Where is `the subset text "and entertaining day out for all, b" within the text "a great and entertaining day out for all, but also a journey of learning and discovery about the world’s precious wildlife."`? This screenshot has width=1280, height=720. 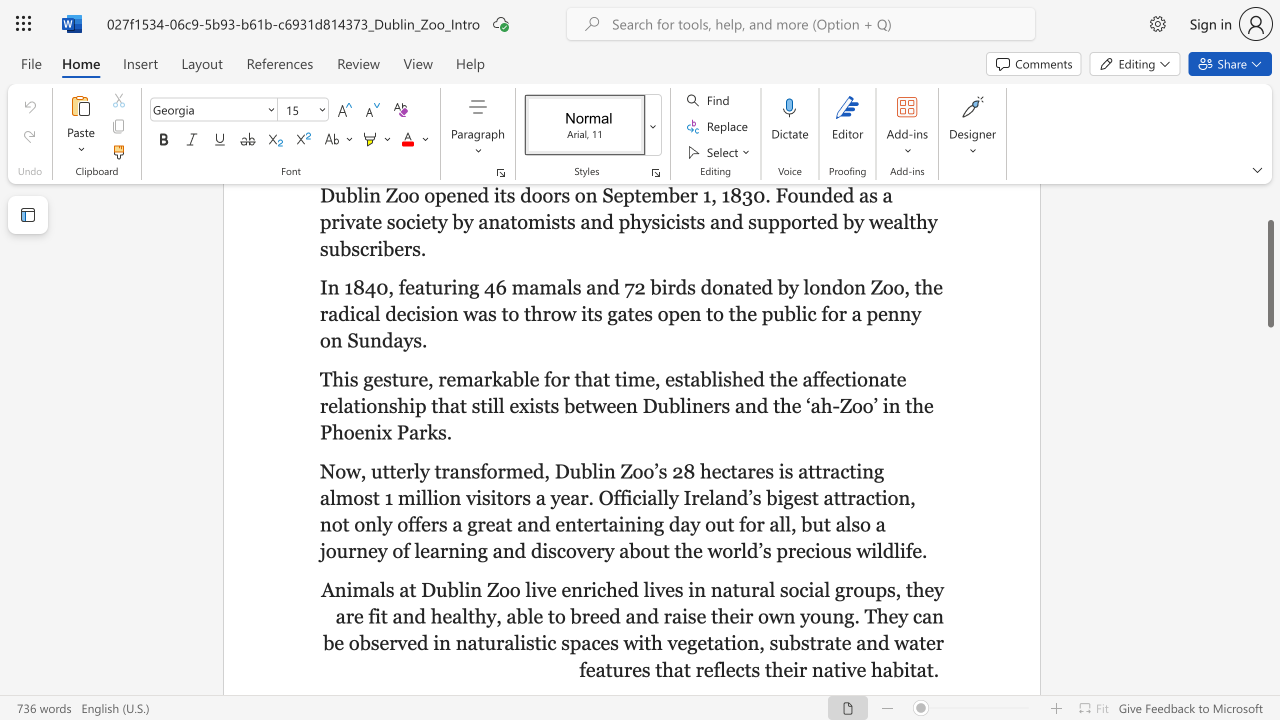
the subset text "and entertaining day out for all, b" within the text "a great and entertaining day out for all, but also a journey of learning and discovery about the world’s precious wildlife." is located at coordinates (517, 523).